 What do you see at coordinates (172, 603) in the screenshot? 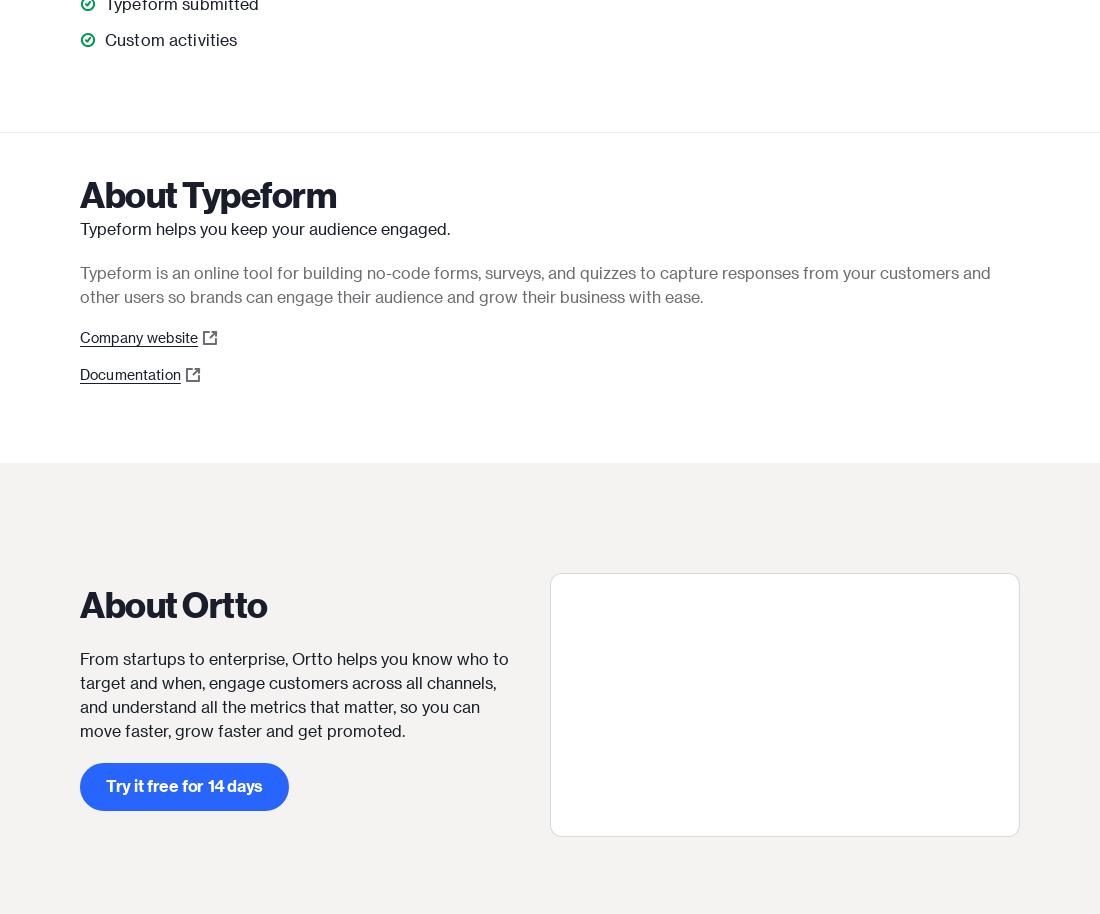
I see `'About Ortto'` at bounding box center [172, 603].